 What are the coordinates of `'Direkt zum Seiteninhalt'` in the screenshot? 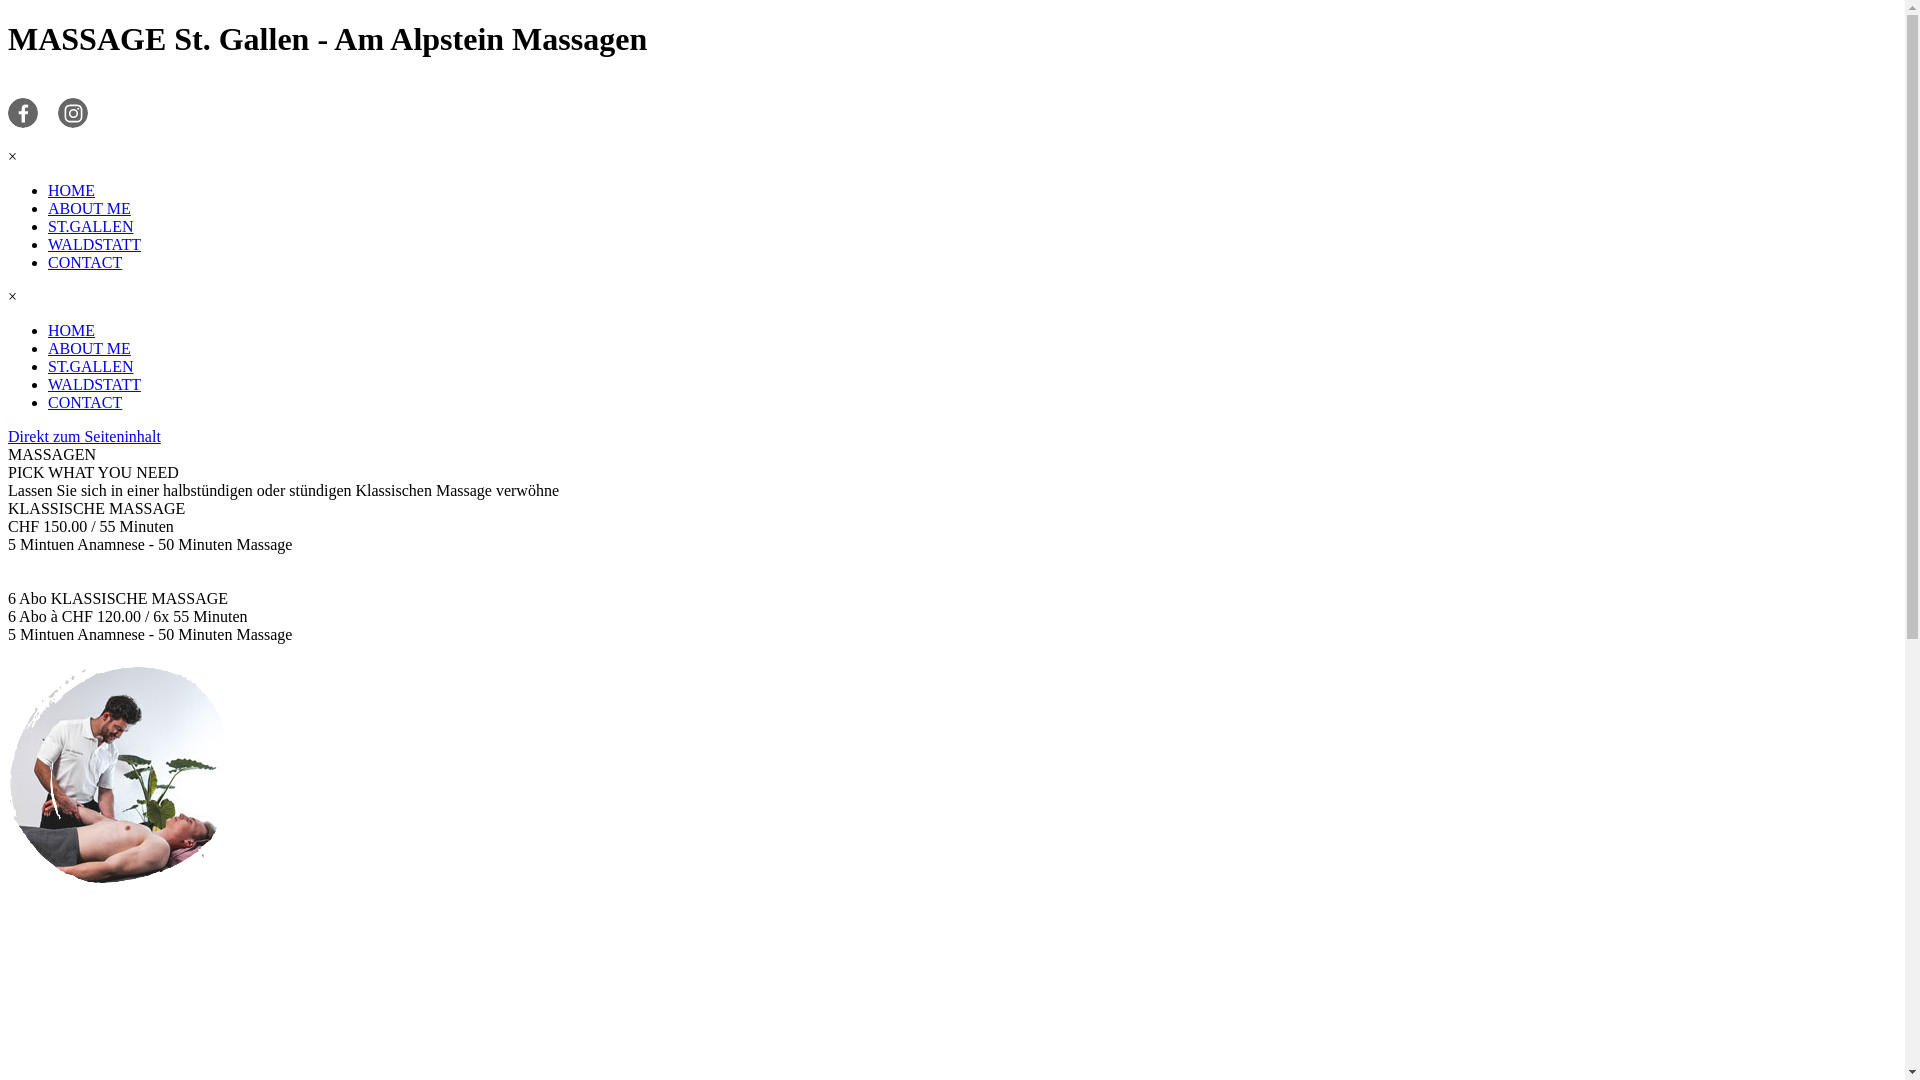 It's located at (83, 435).